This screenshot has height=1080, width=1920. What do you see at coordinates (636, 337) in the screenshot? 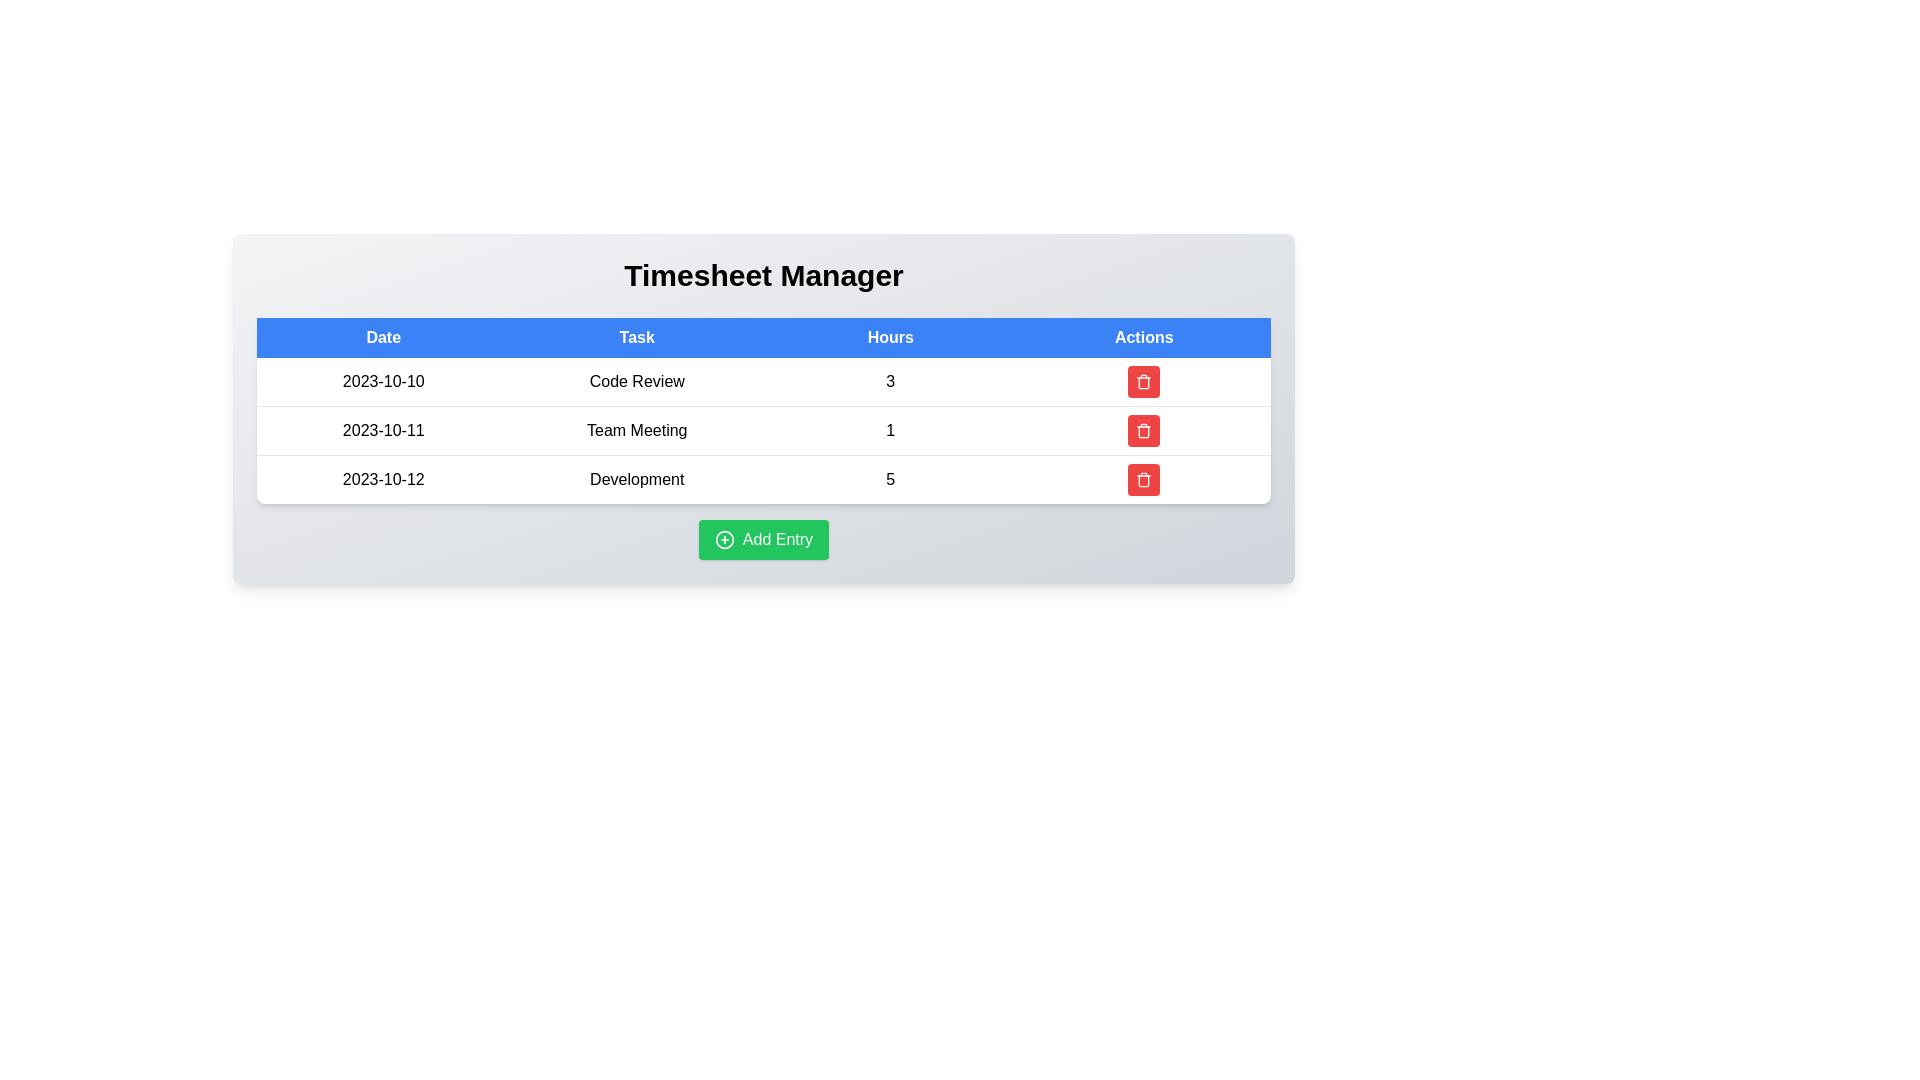
I see `the Table Header element labeled 'Task', which has a blue background and white centered text, positioned between the headers 'Date' and 'Hours'` at bounding box center [636, 337].